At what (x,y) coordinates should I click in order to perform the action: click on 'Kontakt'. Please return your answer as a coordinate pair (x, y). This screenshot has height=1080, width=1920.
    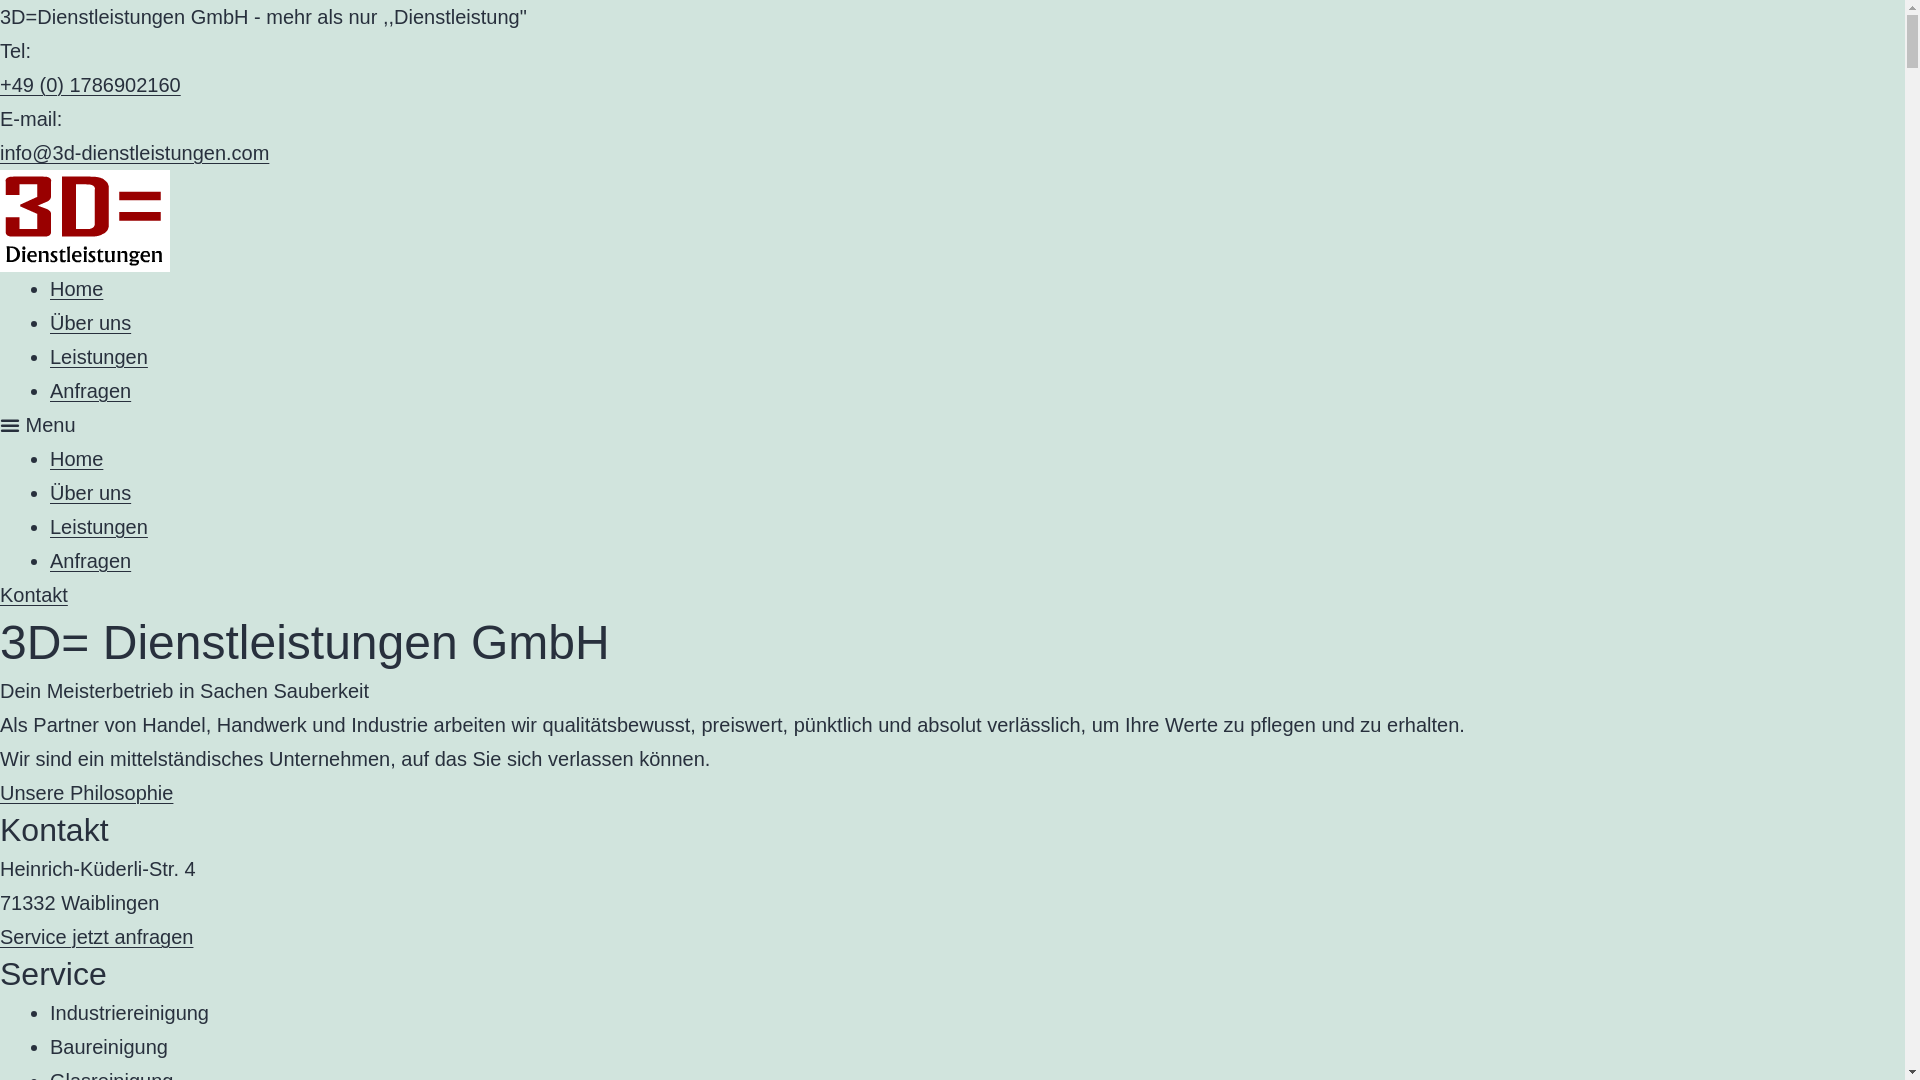
    Looking at the image, I should click on (33, 593).